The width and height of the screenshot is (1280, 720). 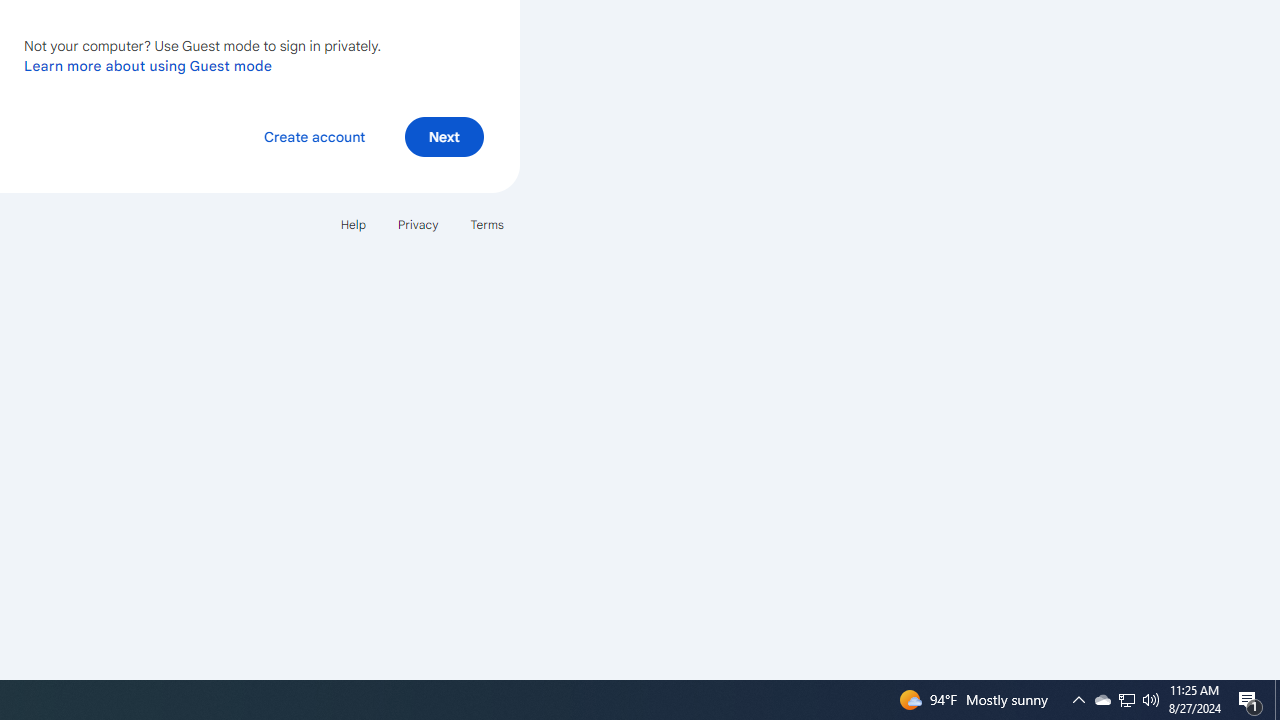 I want to click on 'Create account', so click(x=313, y=135).